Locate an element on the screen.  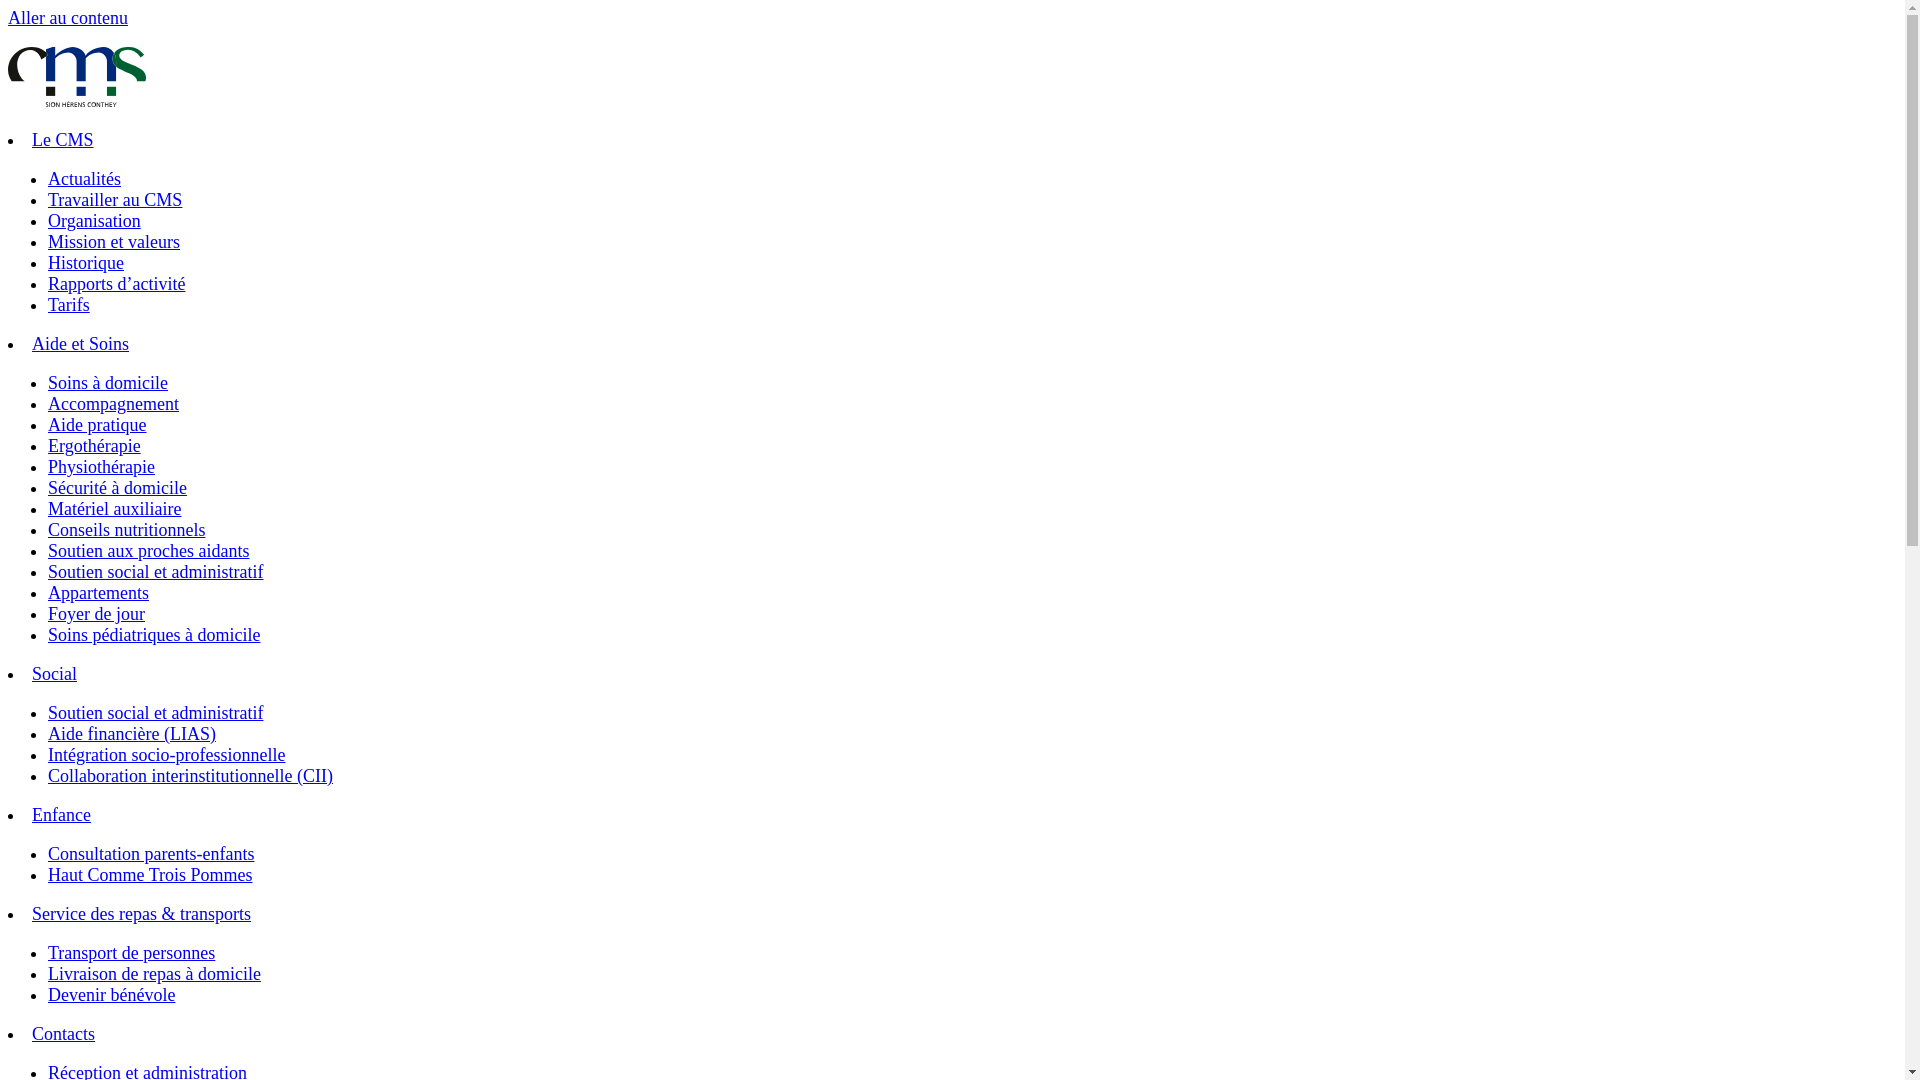
'Aide pratique' is located at coordinates (95, 423).